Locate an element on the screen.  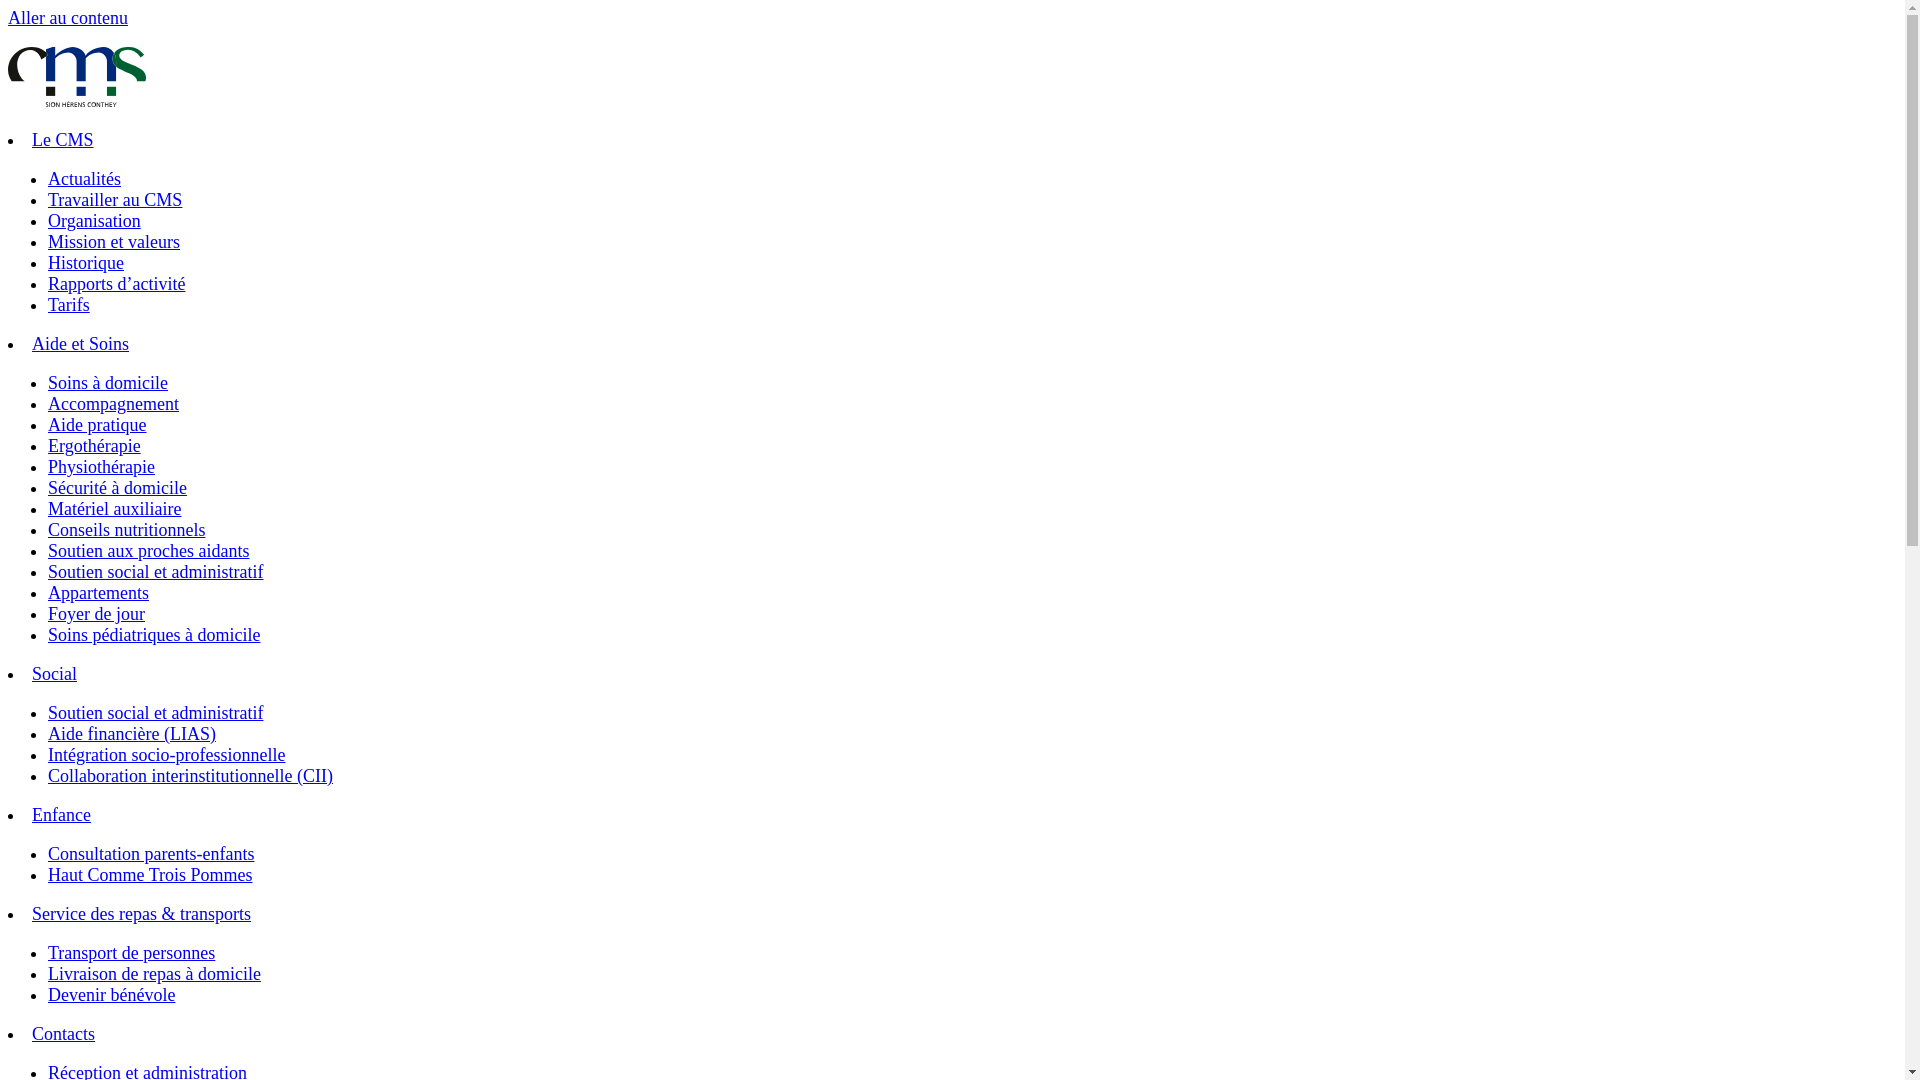
'Aide pratique' is located at coordinates (95, 423).